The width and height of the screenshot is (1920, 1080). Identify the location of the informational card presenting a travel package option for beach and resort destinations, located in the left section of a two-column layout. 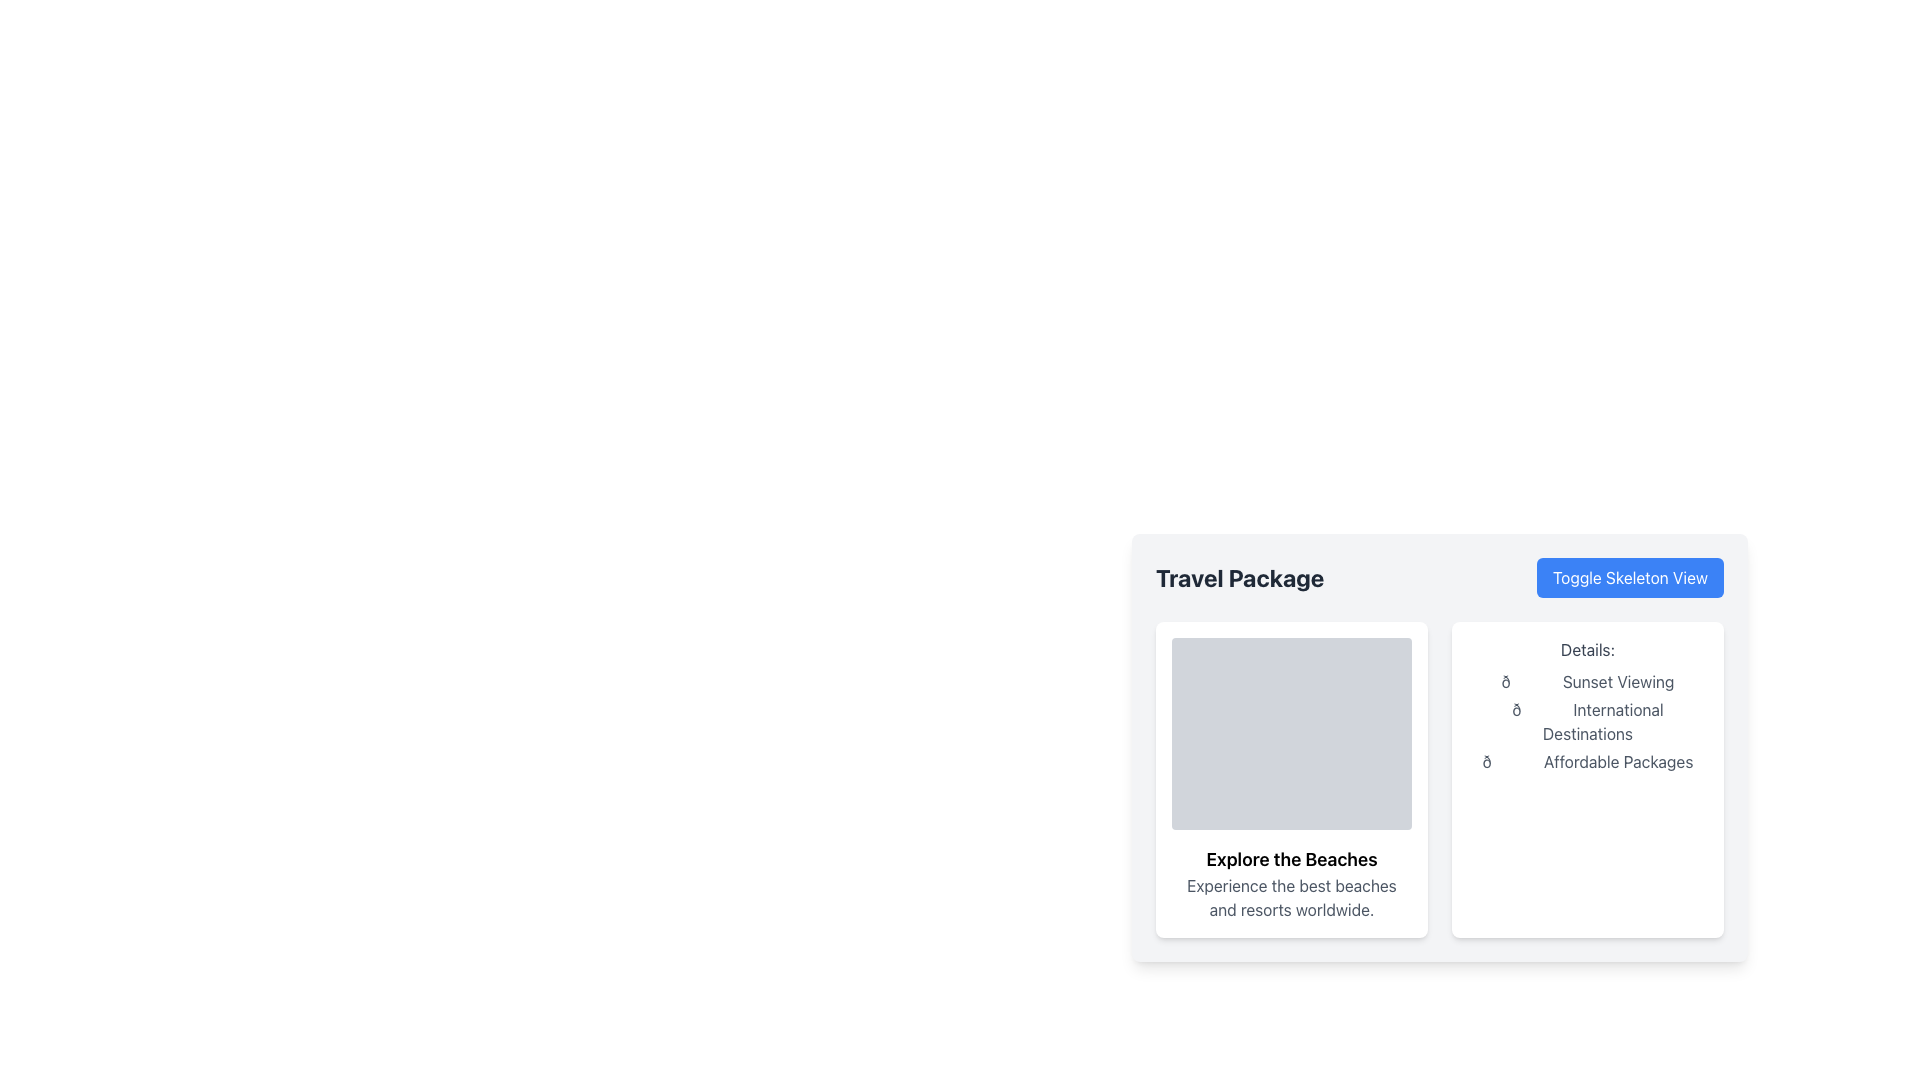
(1291, 778).